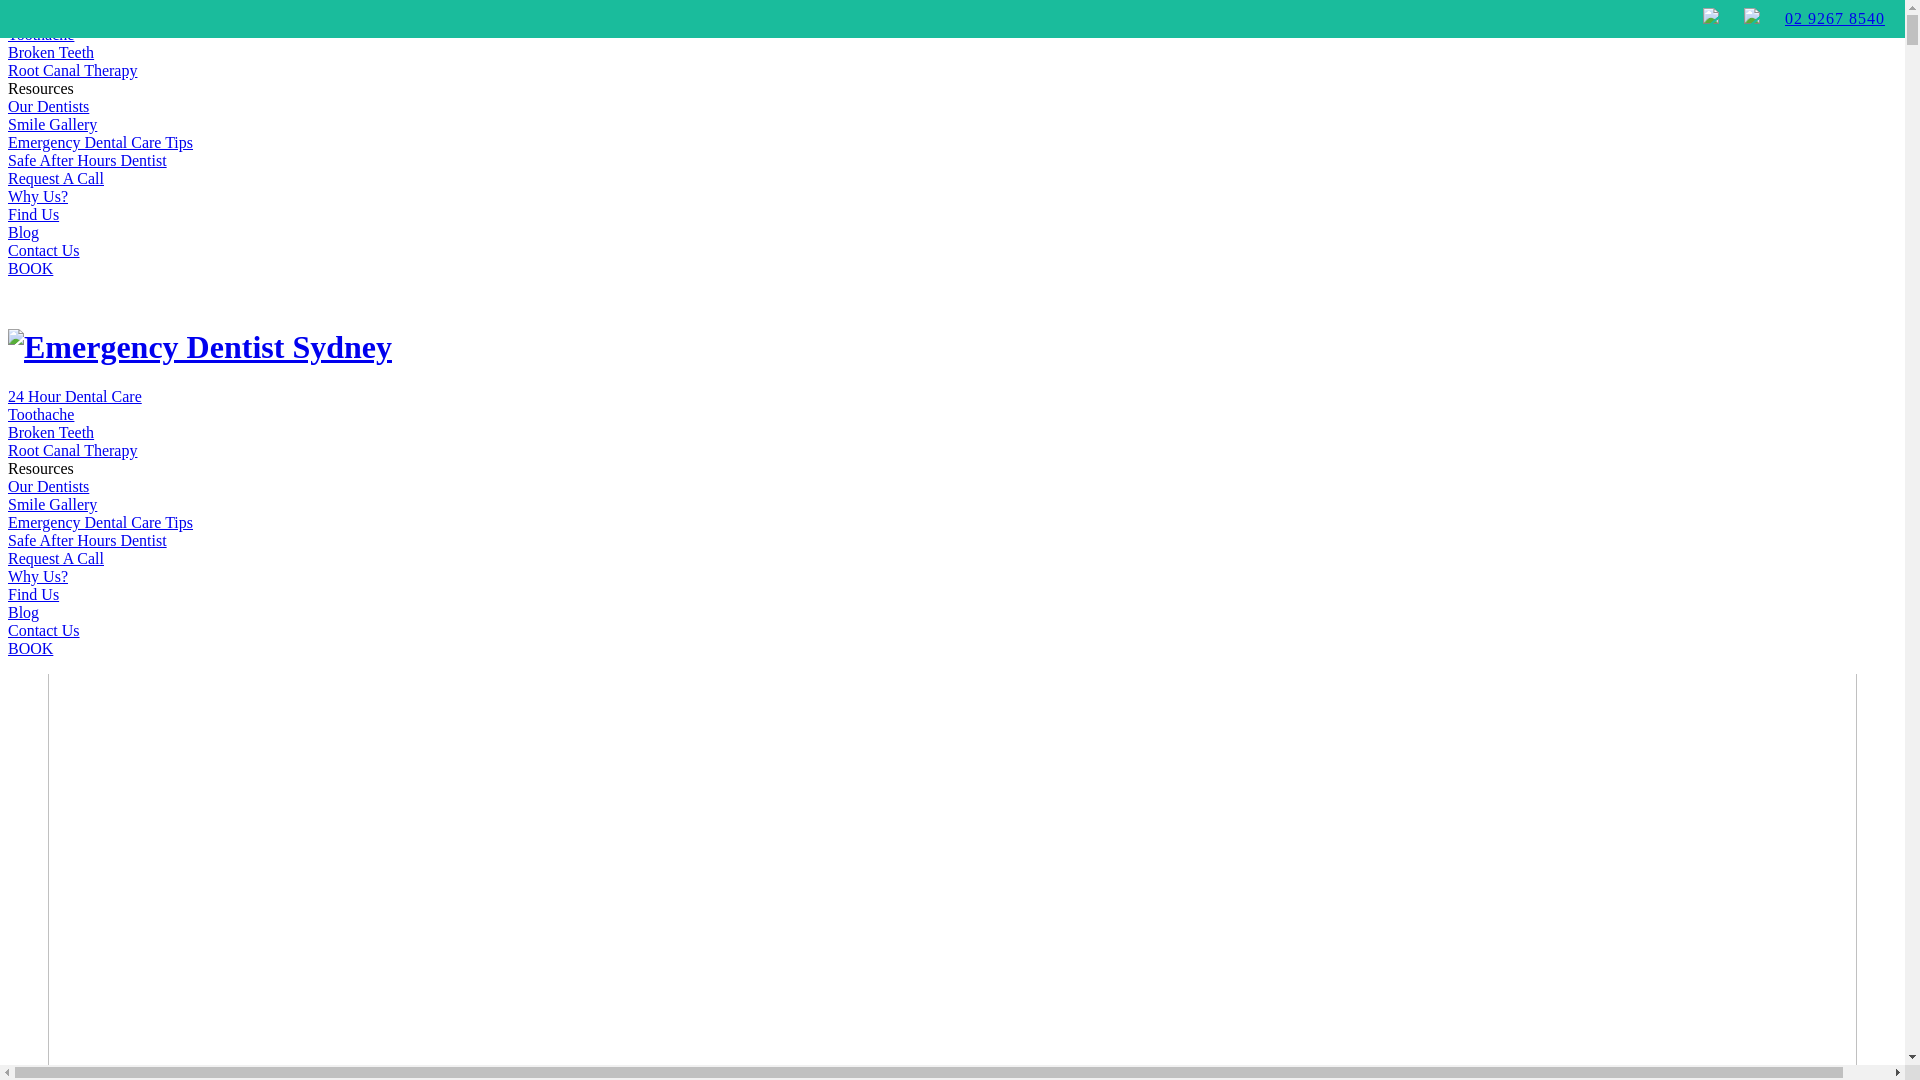  Describe the element at coordinates (99, 521) in the screenshot. I see `'Emergency Dental Care Tips'` at that location.